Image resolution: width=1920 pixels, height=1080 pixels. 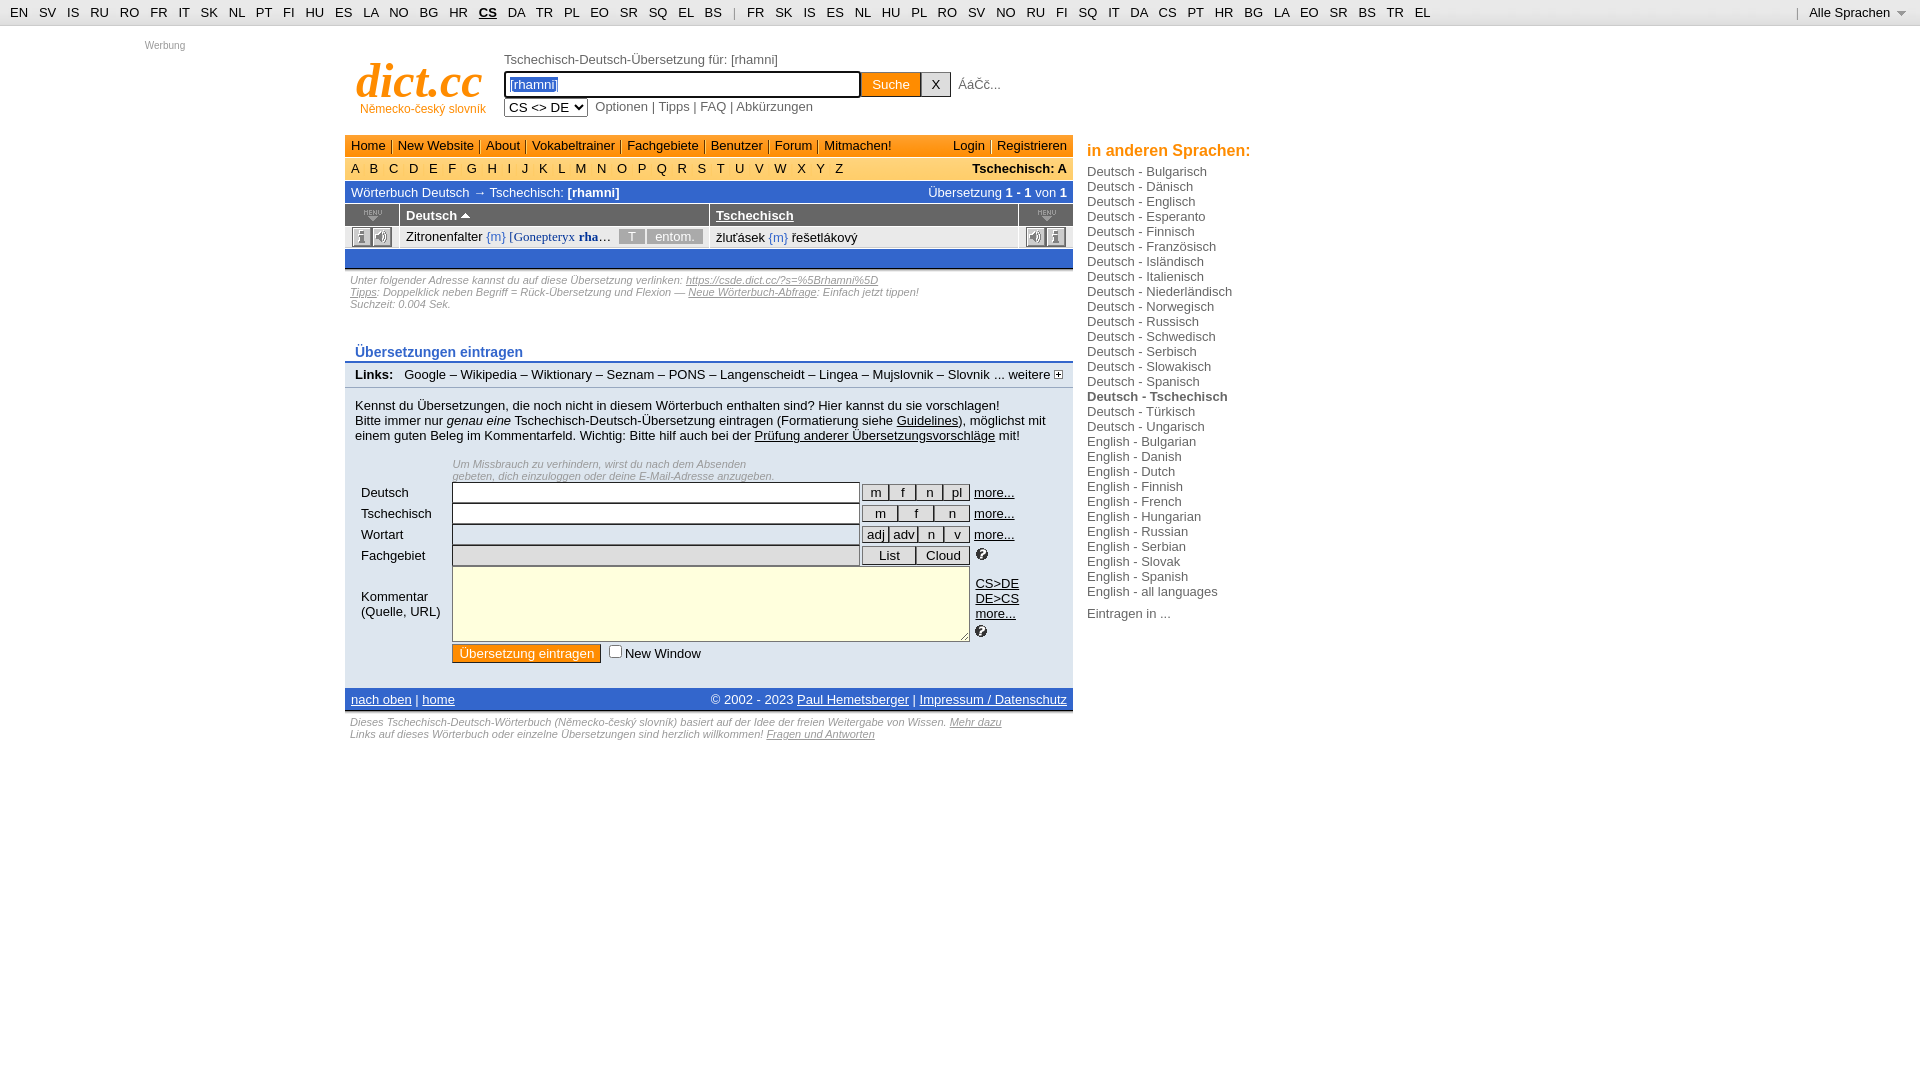 I want to click on 'LA', so click(x=1281, y=12).